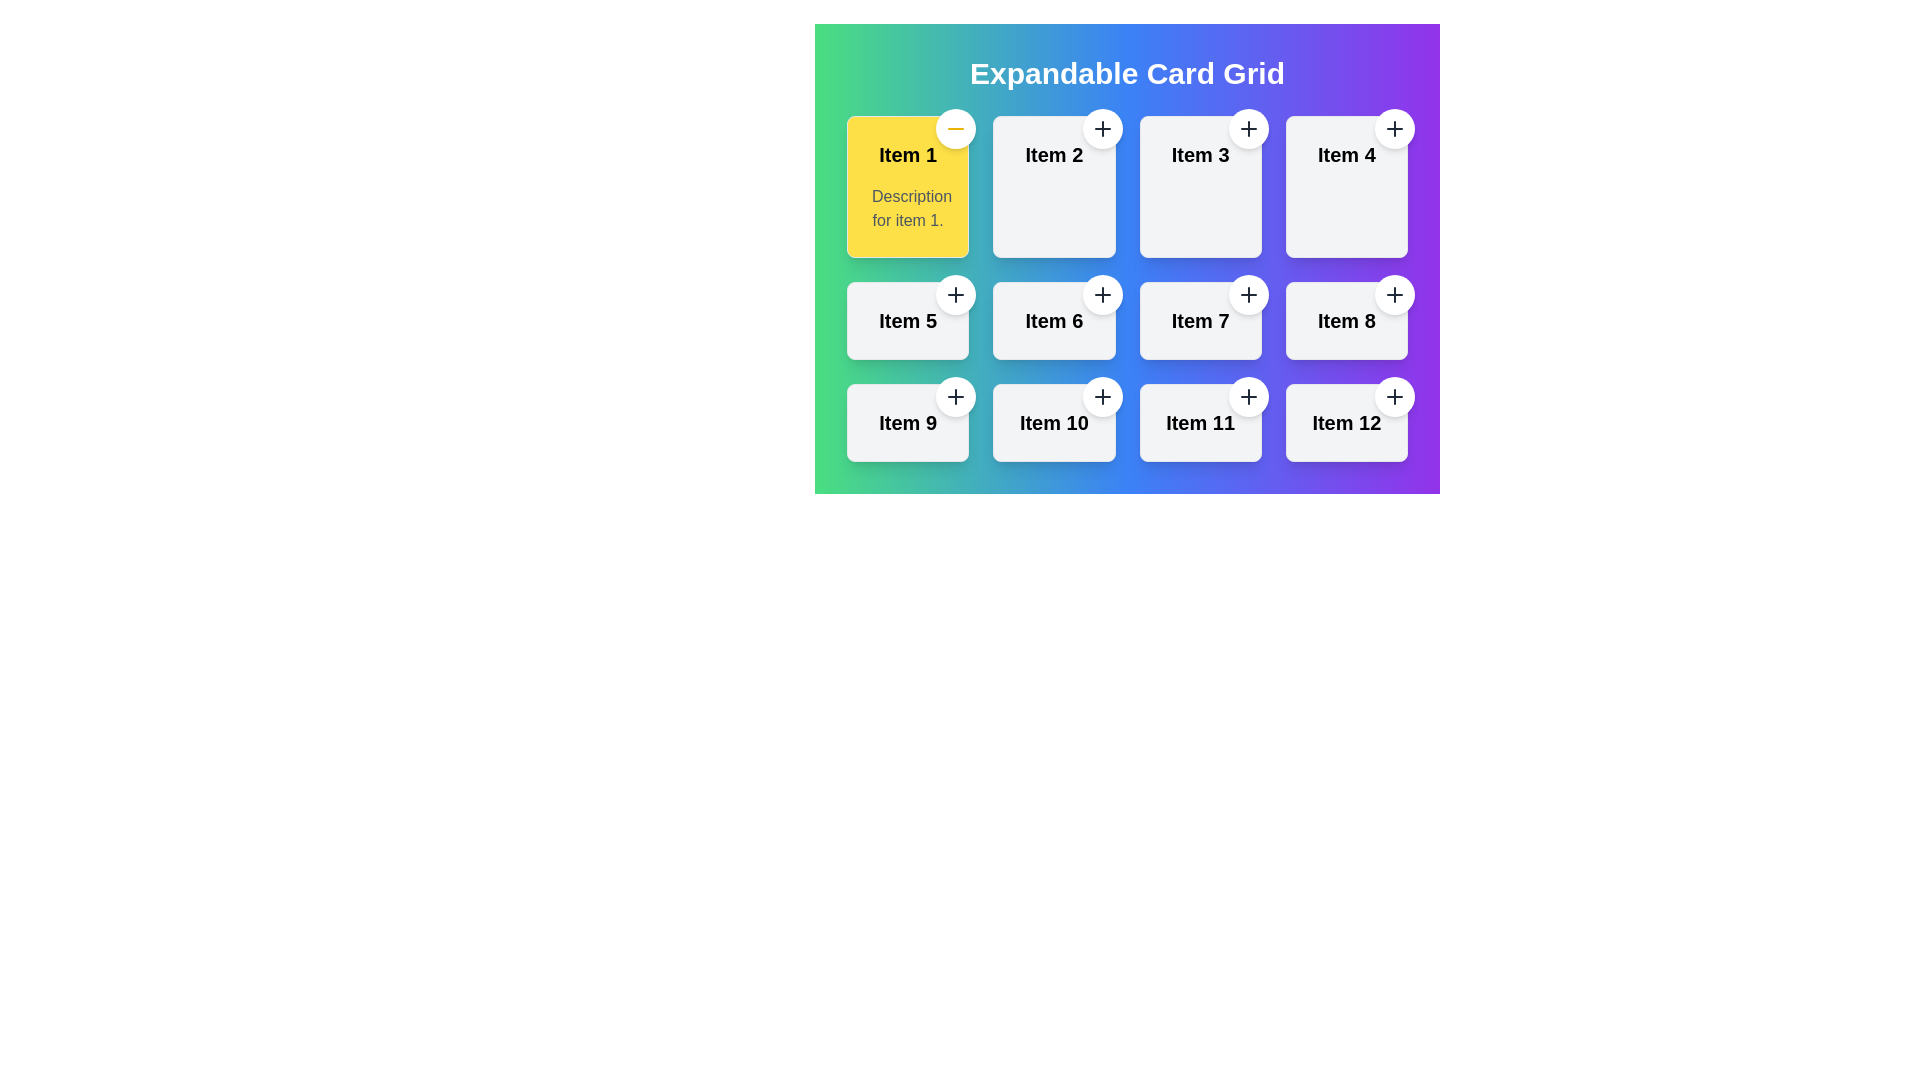 The image size is (1920, 1080). Describe the element at coordinates (1101, 128) in the screenshot. I see `the '+' button located at the top-right corner of the 'Item 2' card in the 'Expandable Card Grid'` at that location.